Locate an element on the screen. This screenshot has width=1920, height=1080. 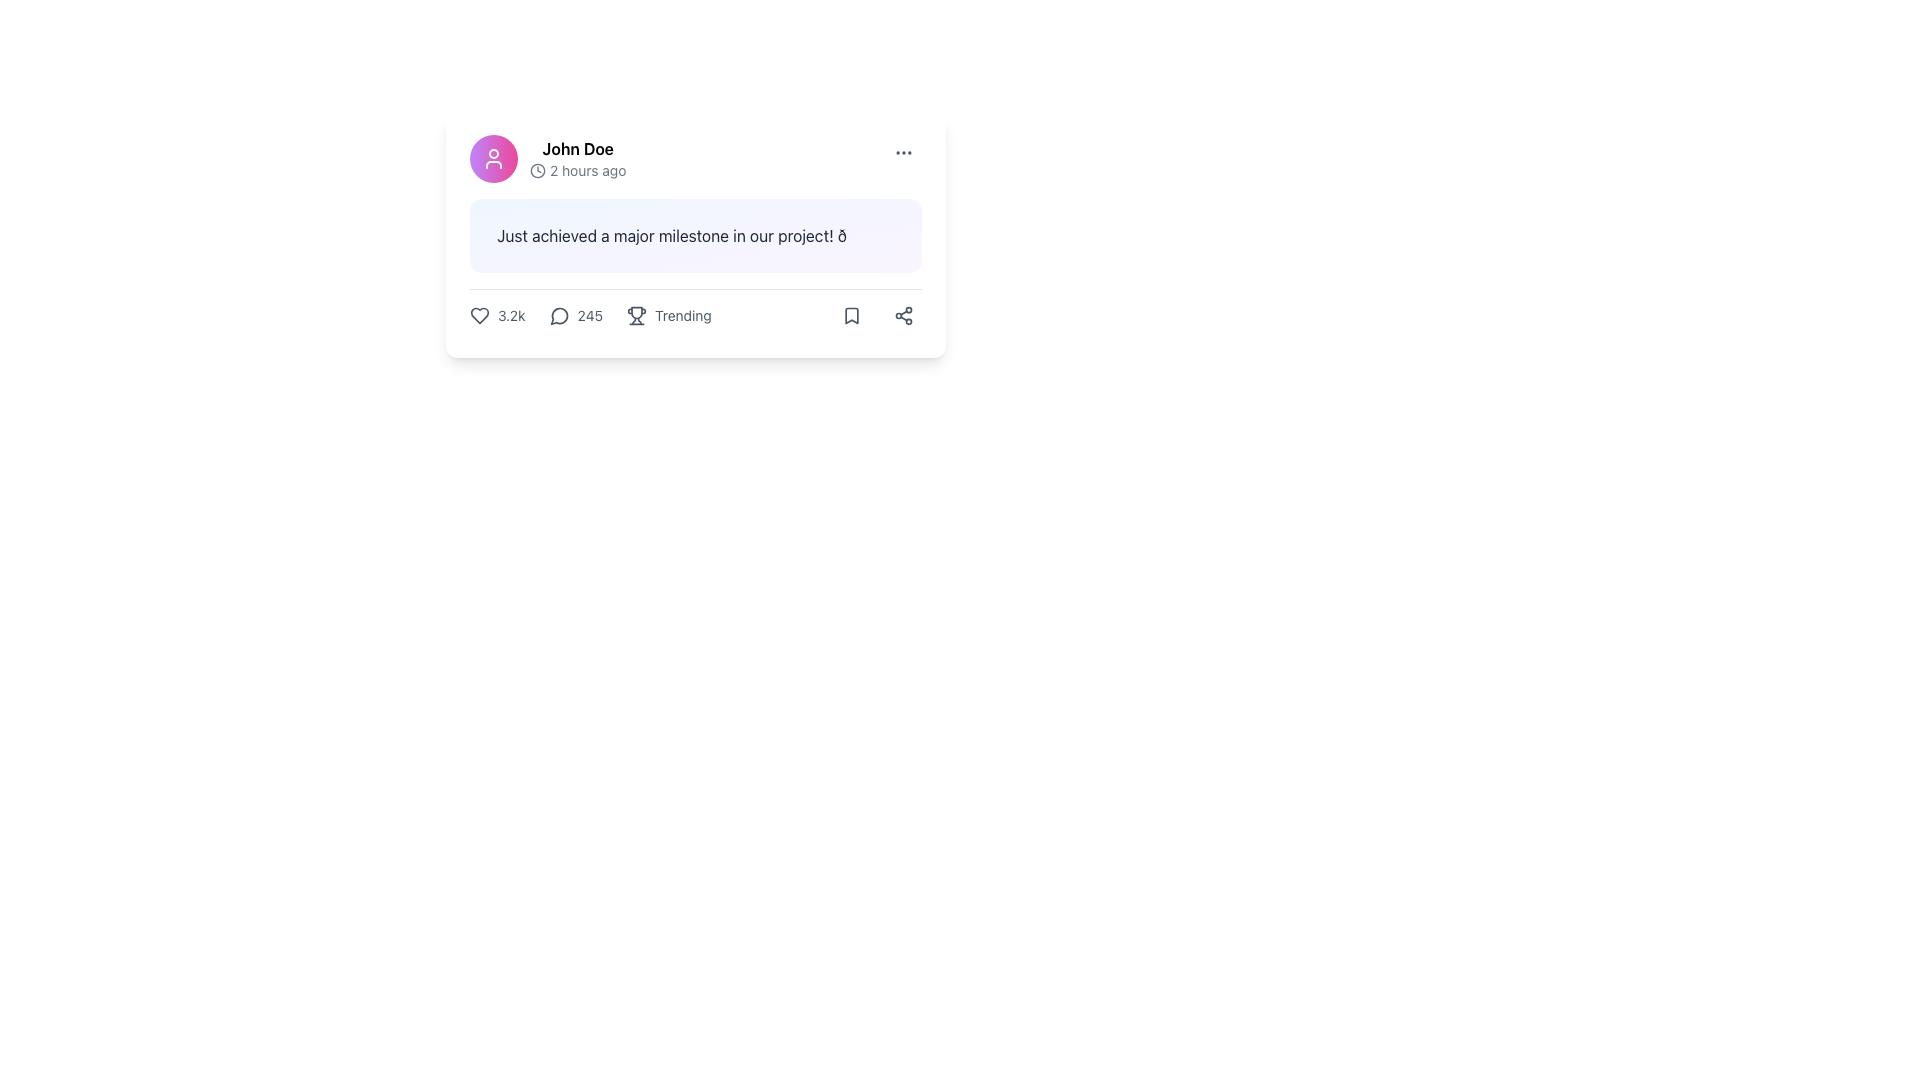
the text display with an icon that indicates the time elapsed since the post was created or last updated, located in the post header area to the right of the user name 'John Doe' is located at coordinates (577, 169).